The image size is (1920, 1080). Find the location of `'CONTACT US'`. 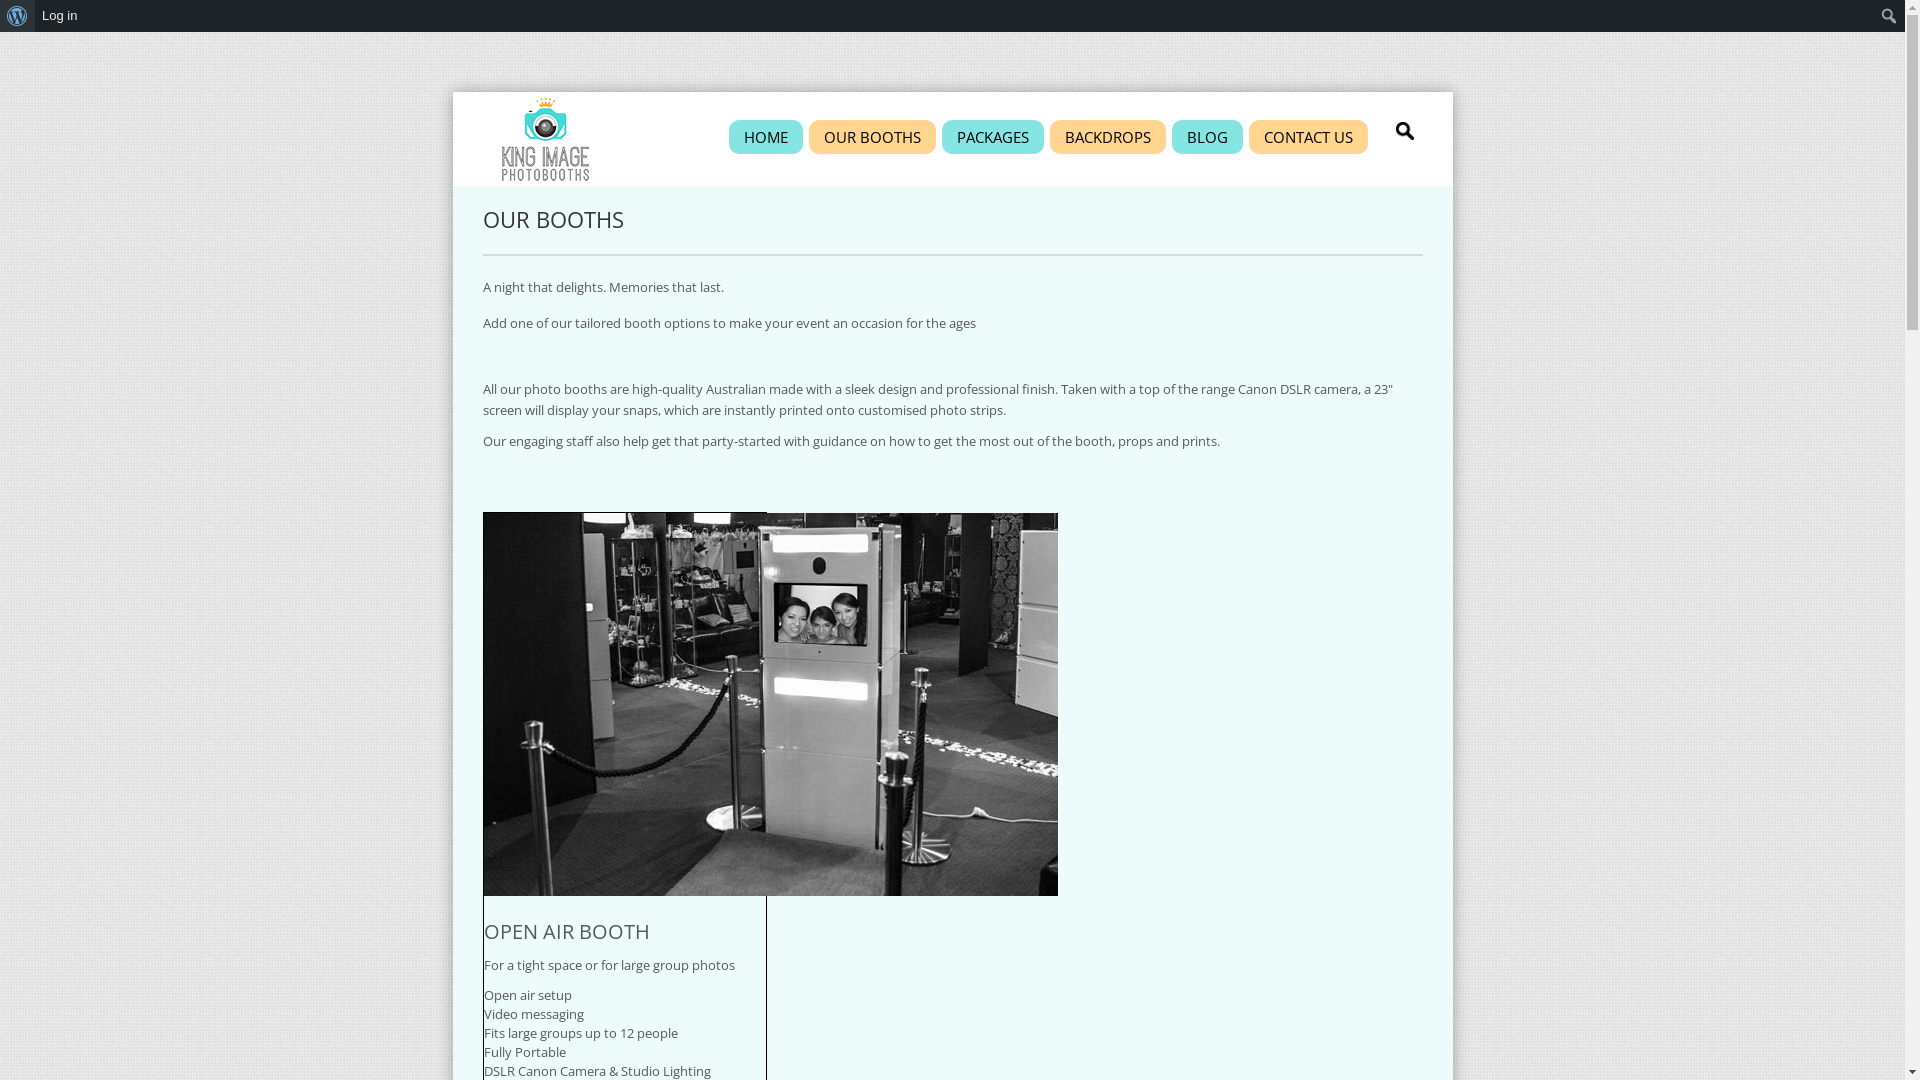

'CONTACT US' is located at coordinates (1307, 136).